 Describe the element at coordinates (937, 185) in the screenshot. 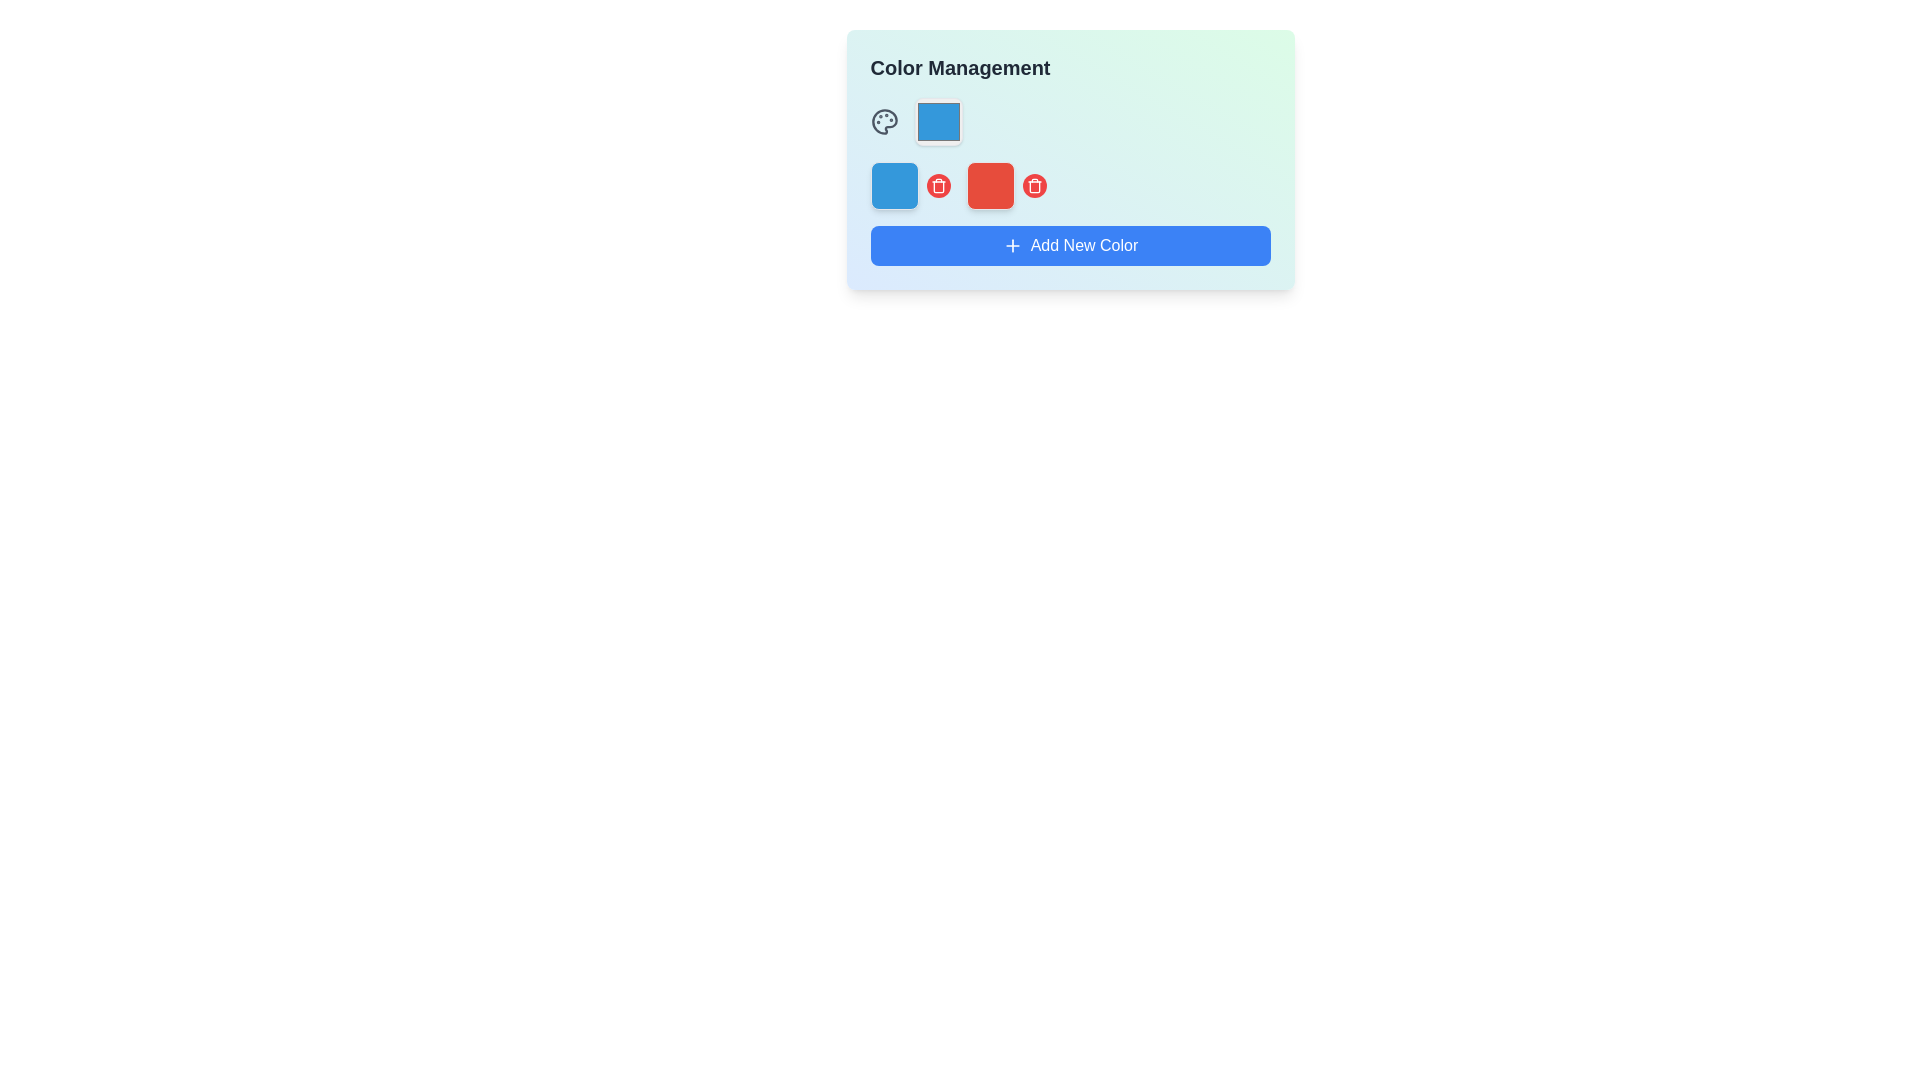

I see `the circular red button with a trash can icon located at the bottom-right section of the 'Color Management' card` at that location.